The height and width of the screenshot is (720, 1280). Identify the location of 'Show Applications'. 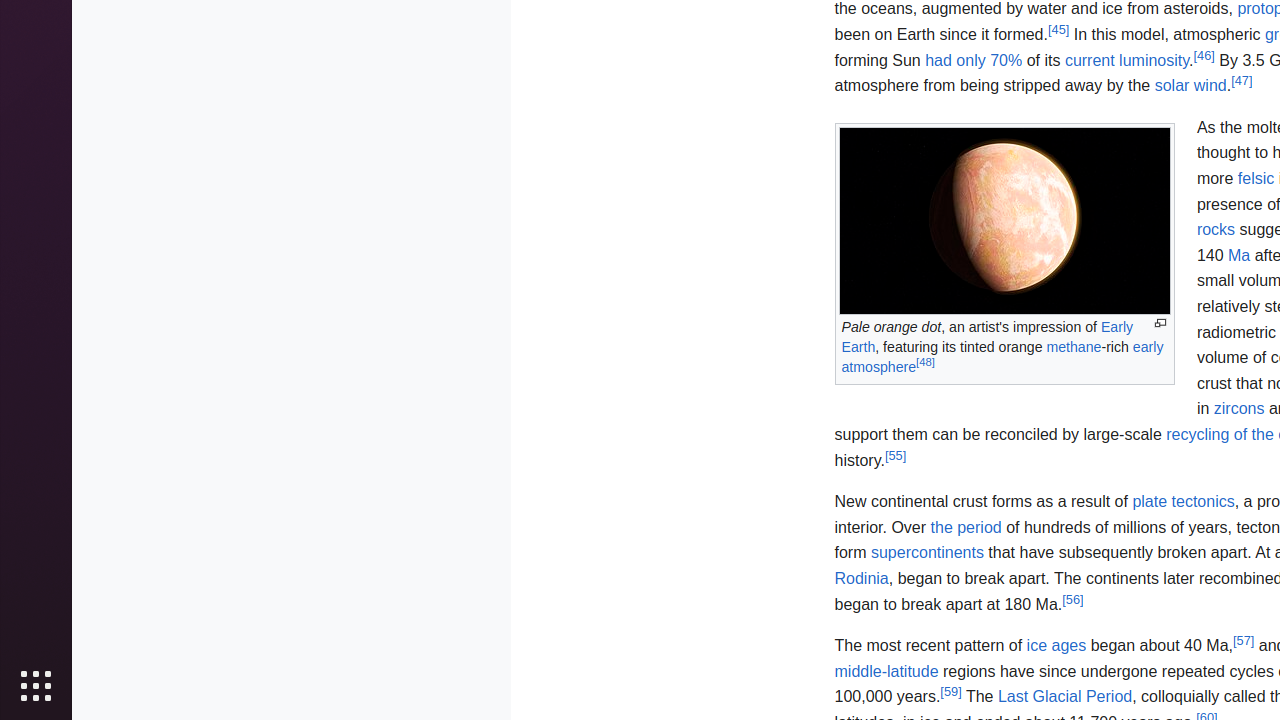
(35, 685).